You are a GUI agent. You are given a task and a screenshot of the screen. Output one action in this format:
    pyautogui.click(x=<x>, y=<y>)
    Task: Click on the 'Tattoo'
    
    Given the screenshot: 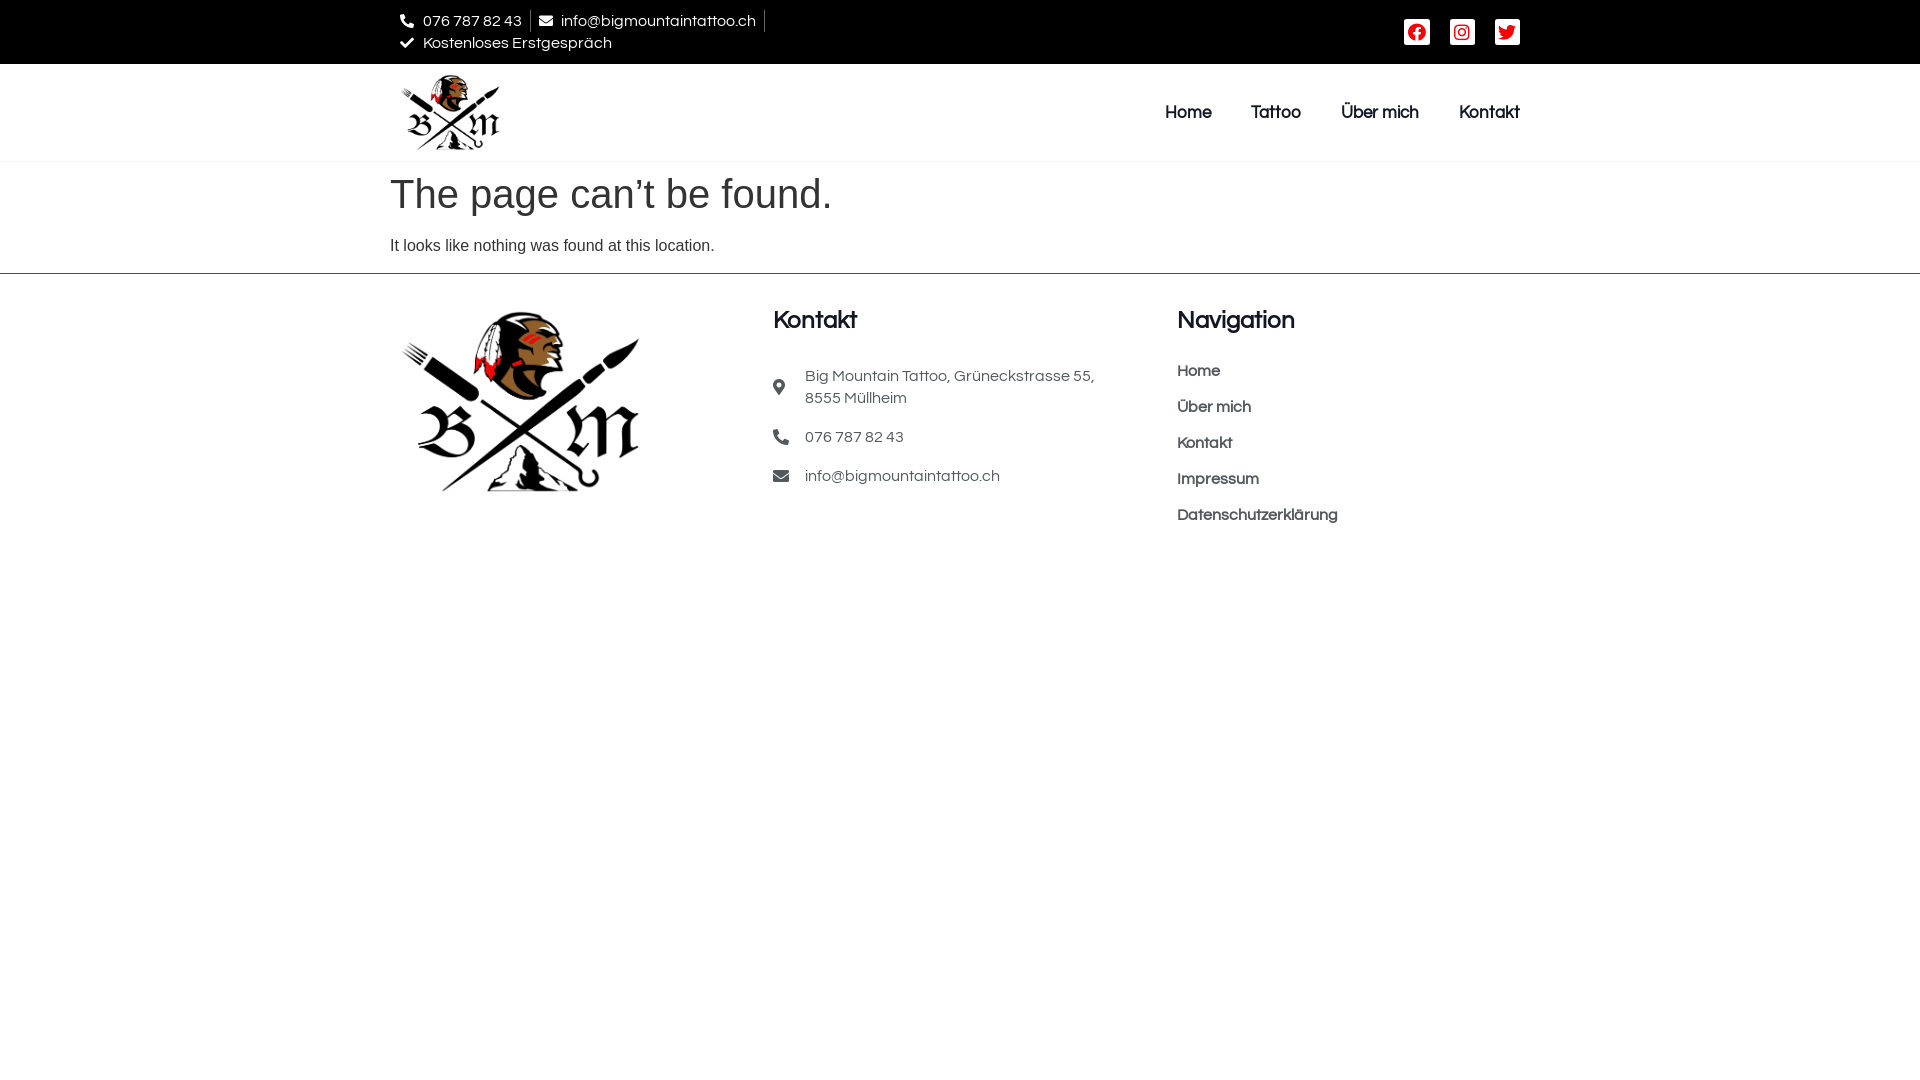 What is the action you would take?
    pyautogui.click(x=1275, y=112)
    